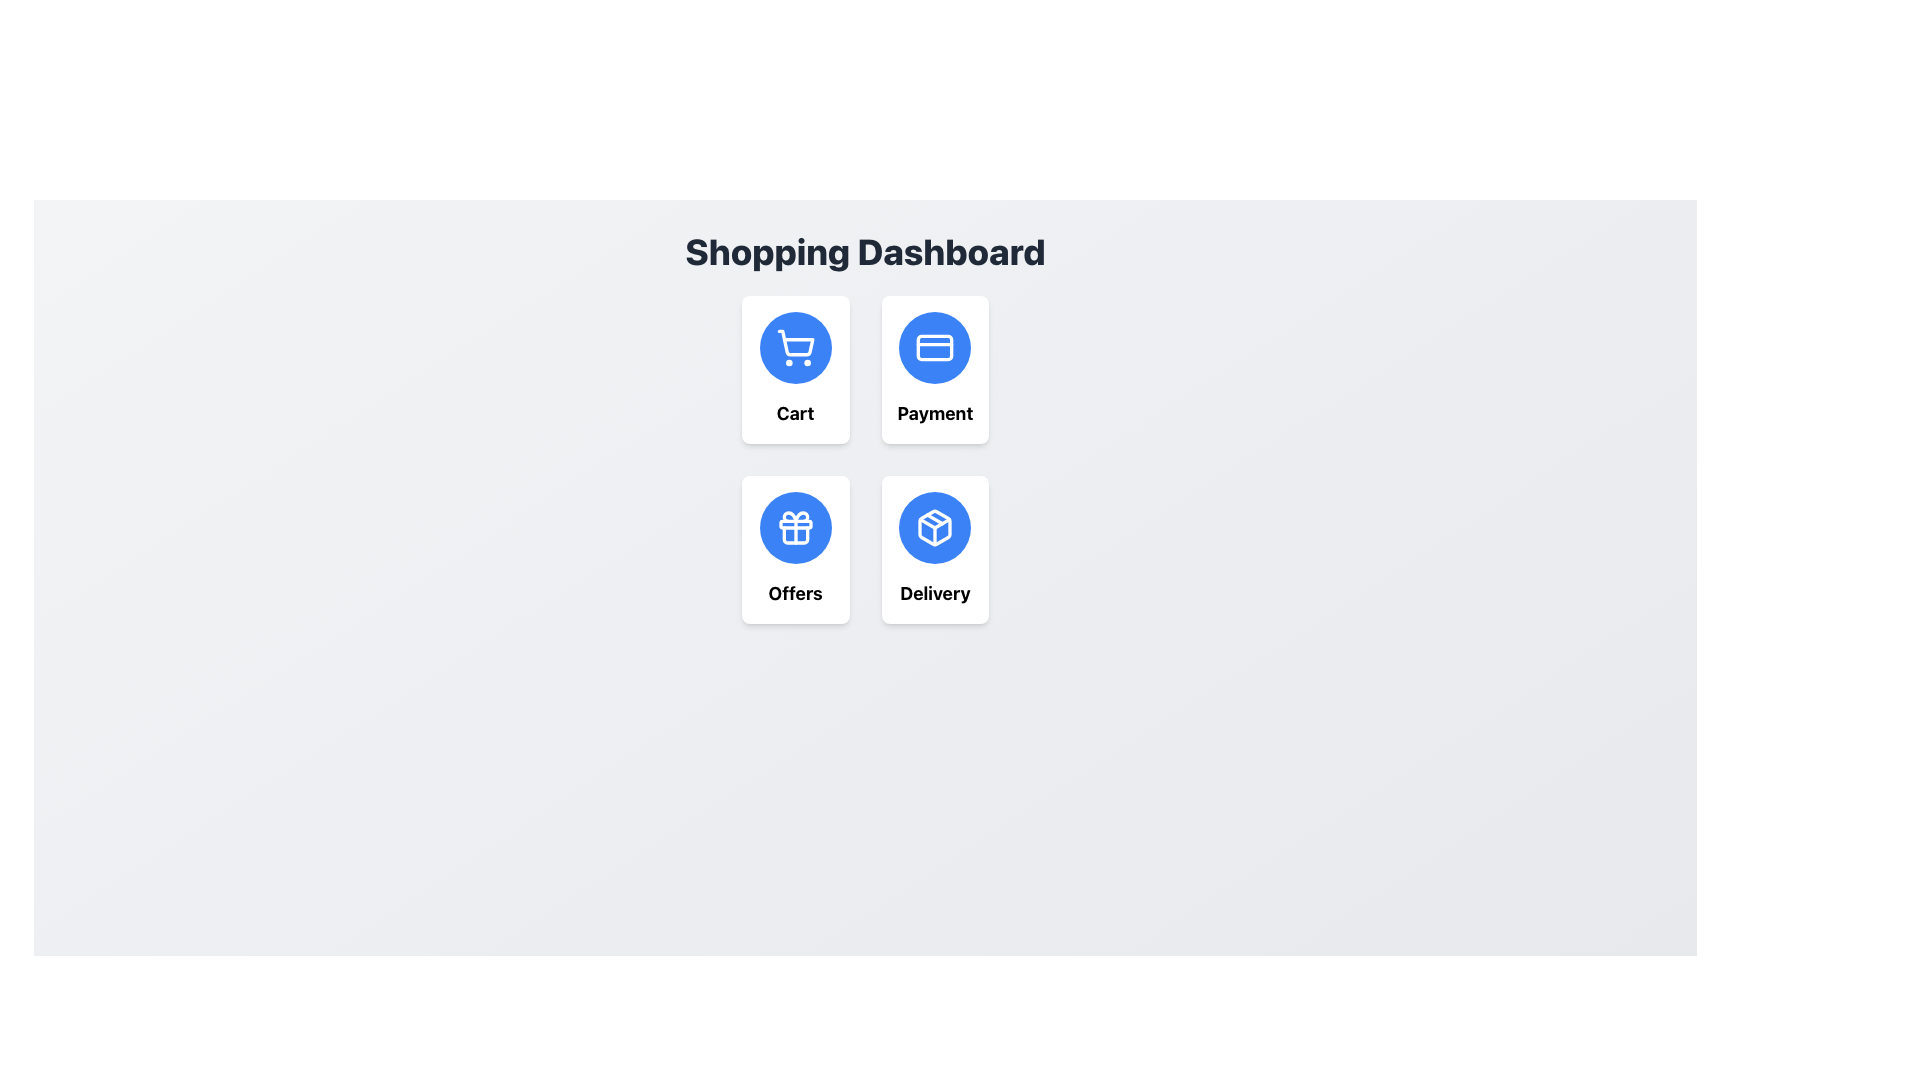 Image resolution: width=1920 pixels, height=1080 pixels. Describe the element at coordinates (794, 534) in the screenshot. I see `the lower part of the gift box icon in the lower-left quadrant of the grid layout, which is part of the 'Offers' card` at that location.